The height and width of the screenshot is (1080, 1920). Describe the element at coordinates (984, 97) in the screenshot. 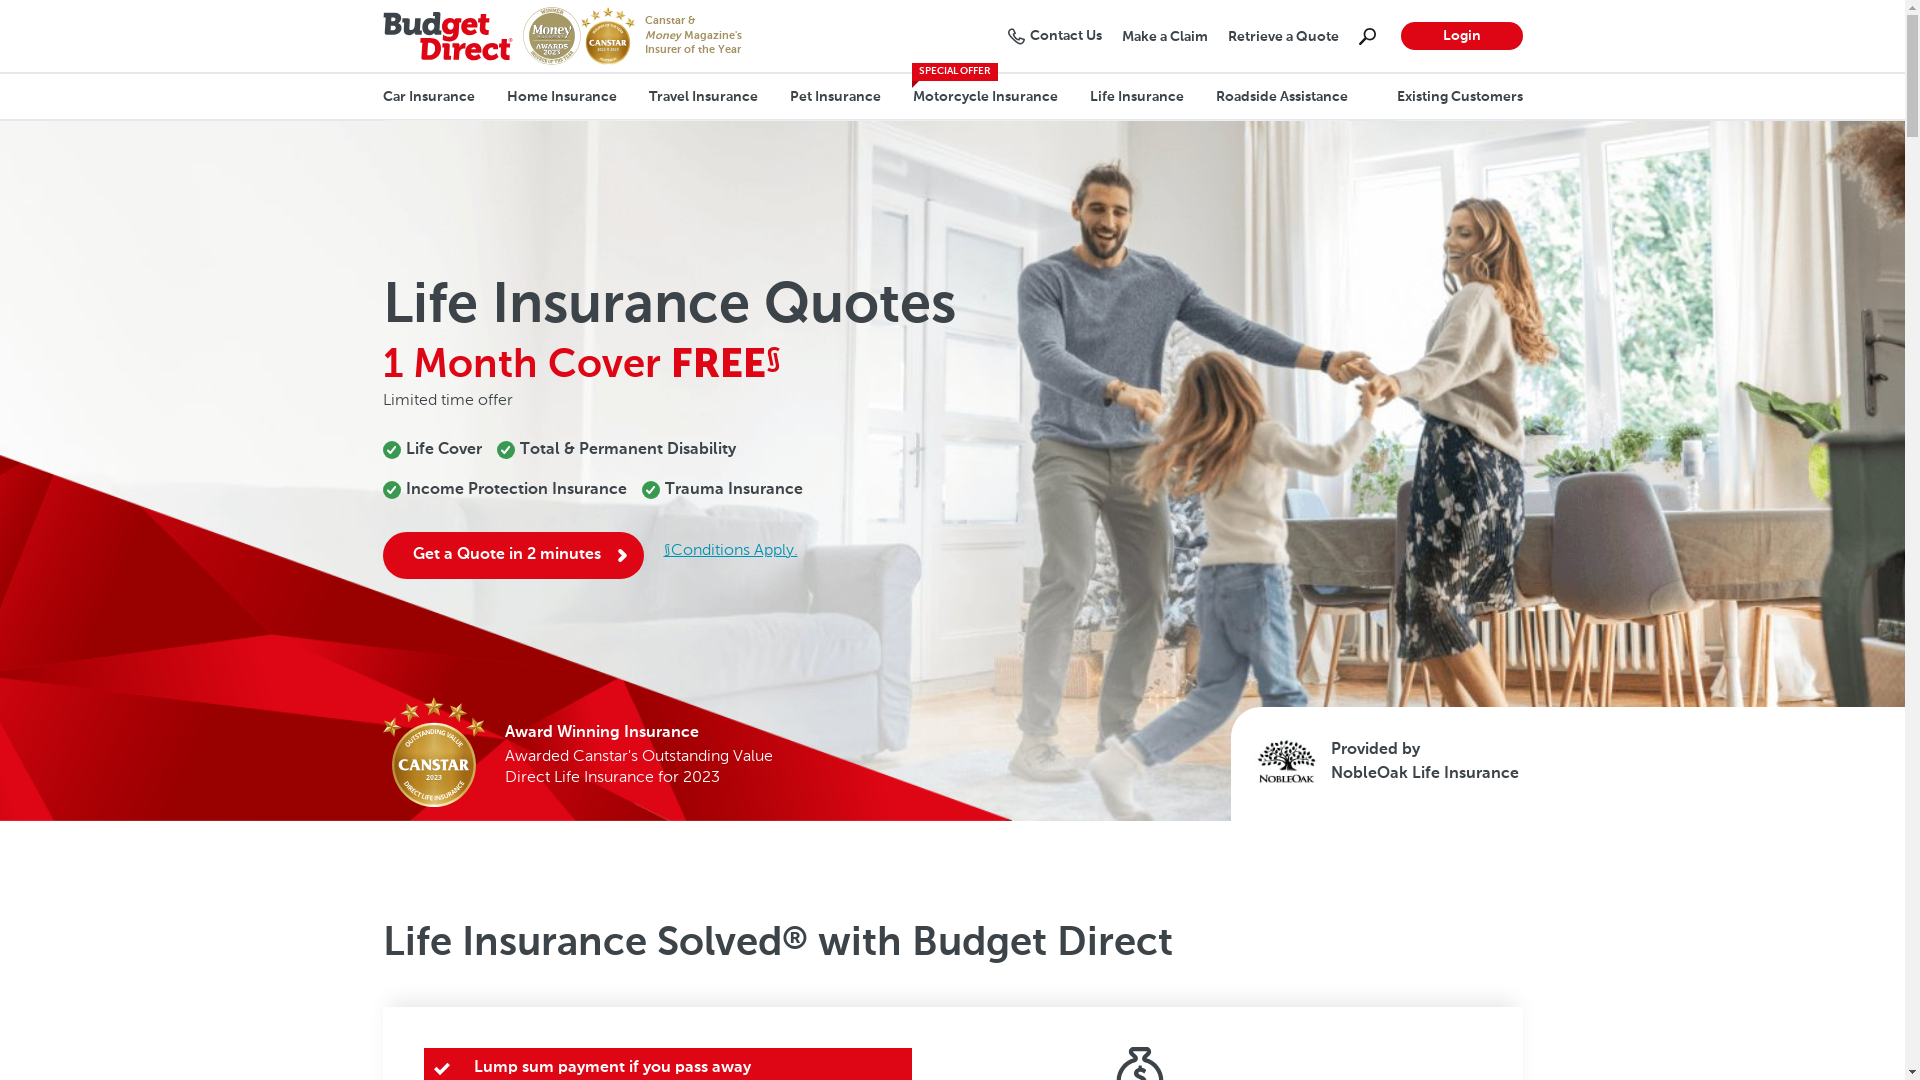

I see `'Motorcycle Insurance'` at that location.